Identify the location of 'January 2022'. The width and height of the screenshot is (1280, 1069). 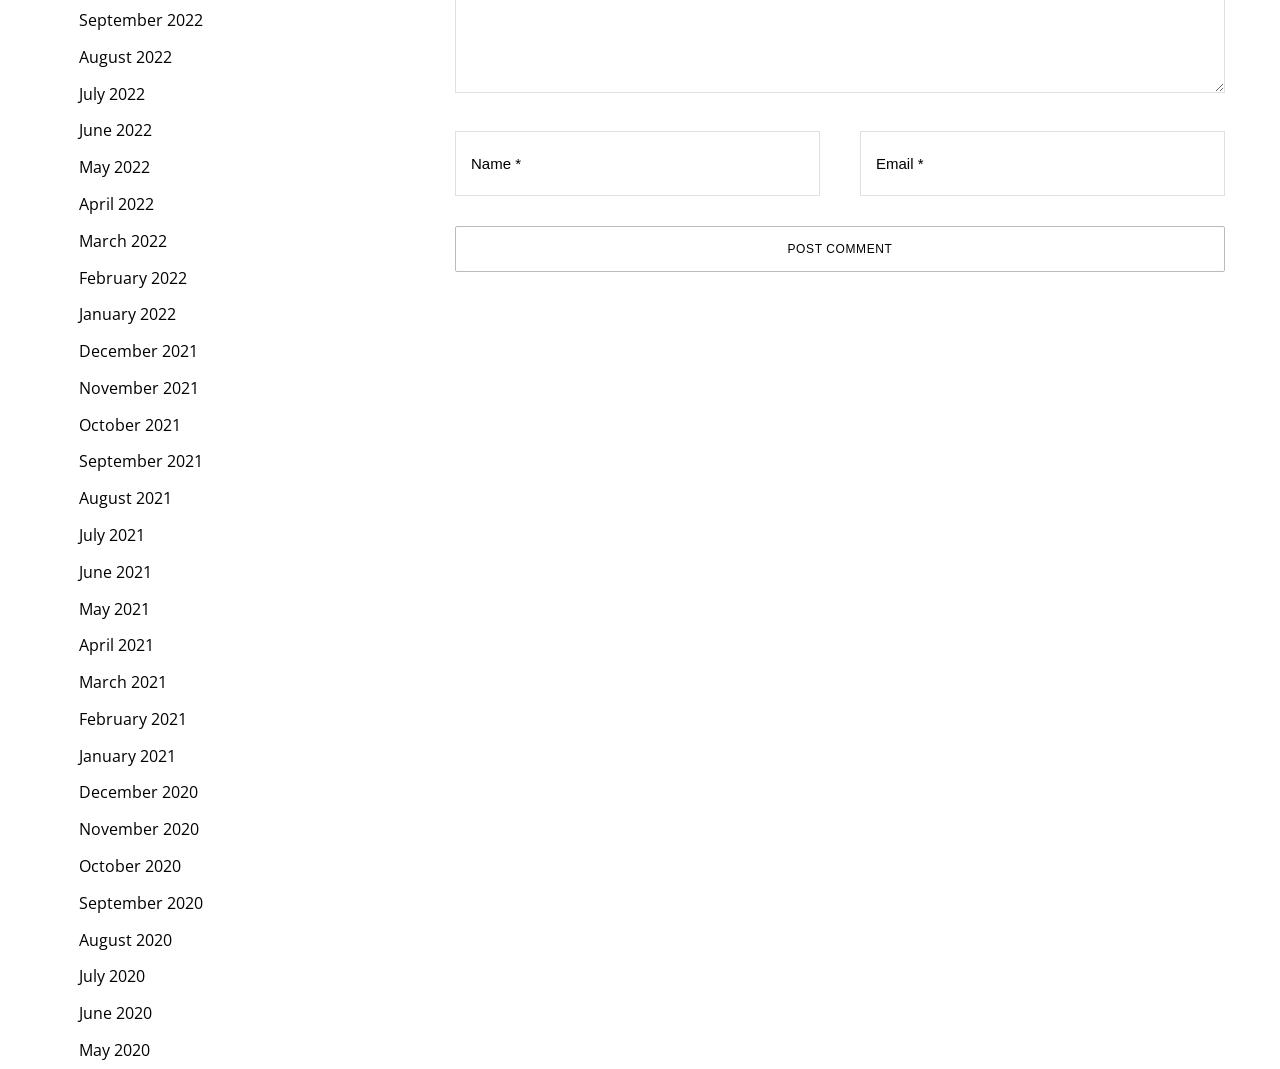
(126, 312).